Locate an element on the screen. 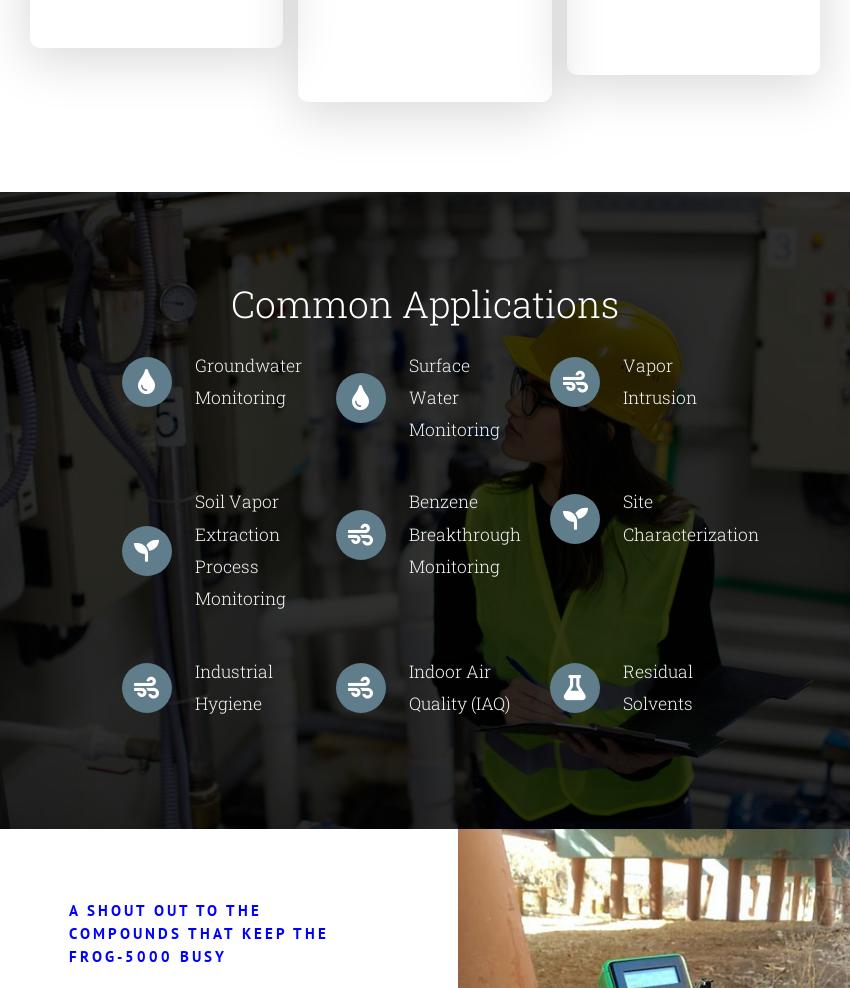  'Vapor Intrusion' is located at coordinates (660, 379).